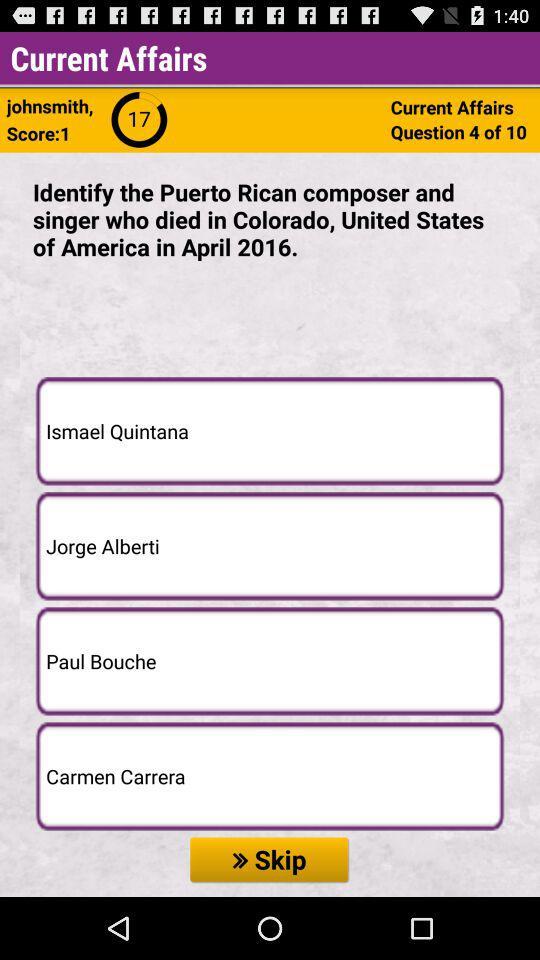  What do you see at coordinates (270, 546) in the screenshot?
I see `item above paul bouche item` at bounding box center [270, 546].